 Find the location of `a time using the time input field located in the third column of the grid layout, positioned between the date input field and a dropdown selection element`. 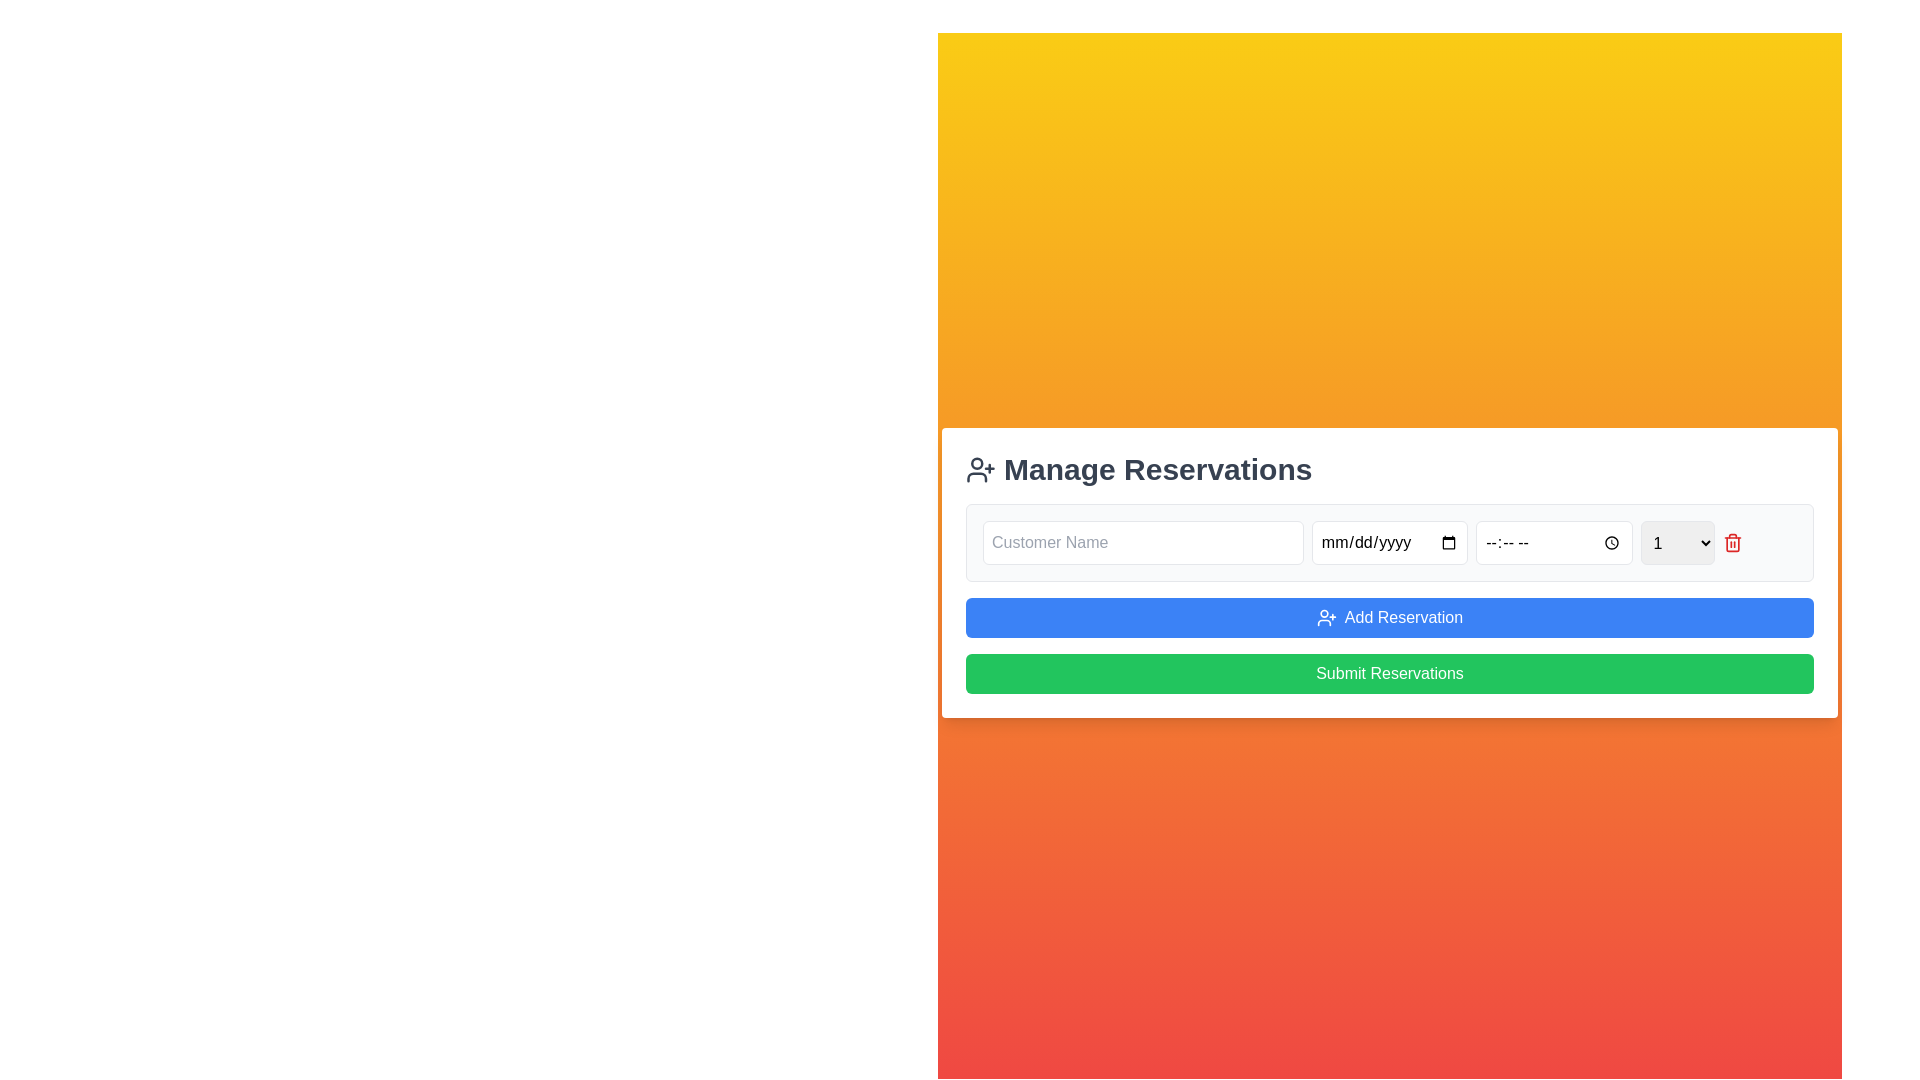

a time using the time input field located in the third column of the grid layout, positioned between the date input field and a dropdown selection element is located at coordinates (1553, 543).